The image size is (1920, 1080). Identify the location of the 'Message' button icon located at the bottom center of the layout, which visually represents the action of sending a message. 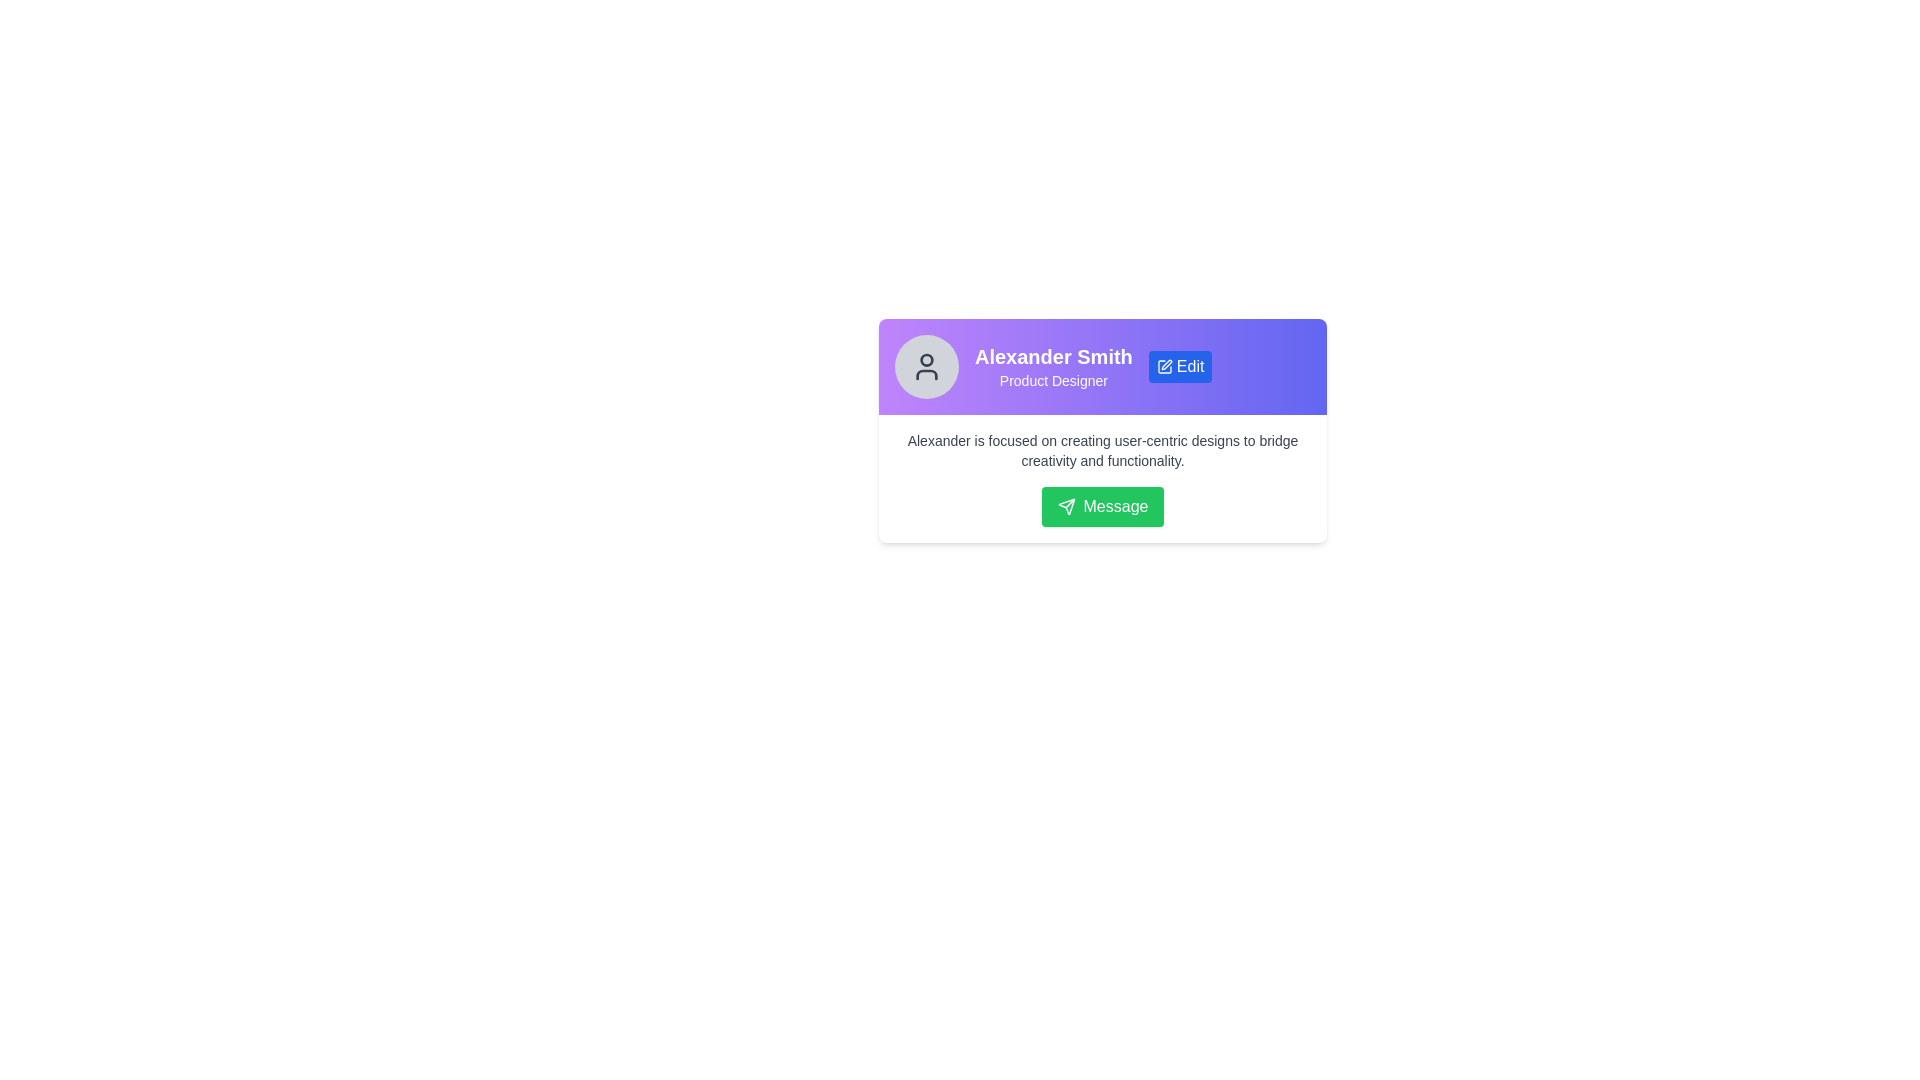
(1064, 504).